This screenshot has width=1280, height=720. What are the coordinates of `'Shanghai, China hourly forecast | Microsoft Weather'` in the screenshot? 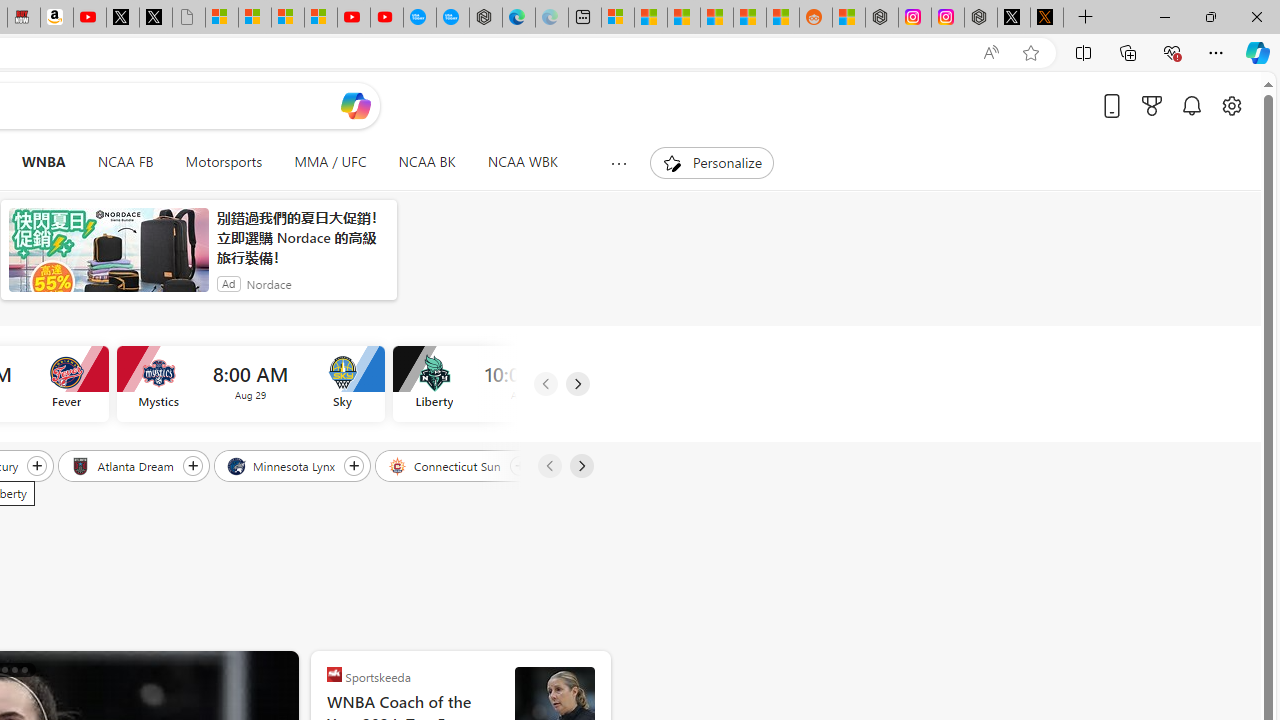 It's located at (684, 17).